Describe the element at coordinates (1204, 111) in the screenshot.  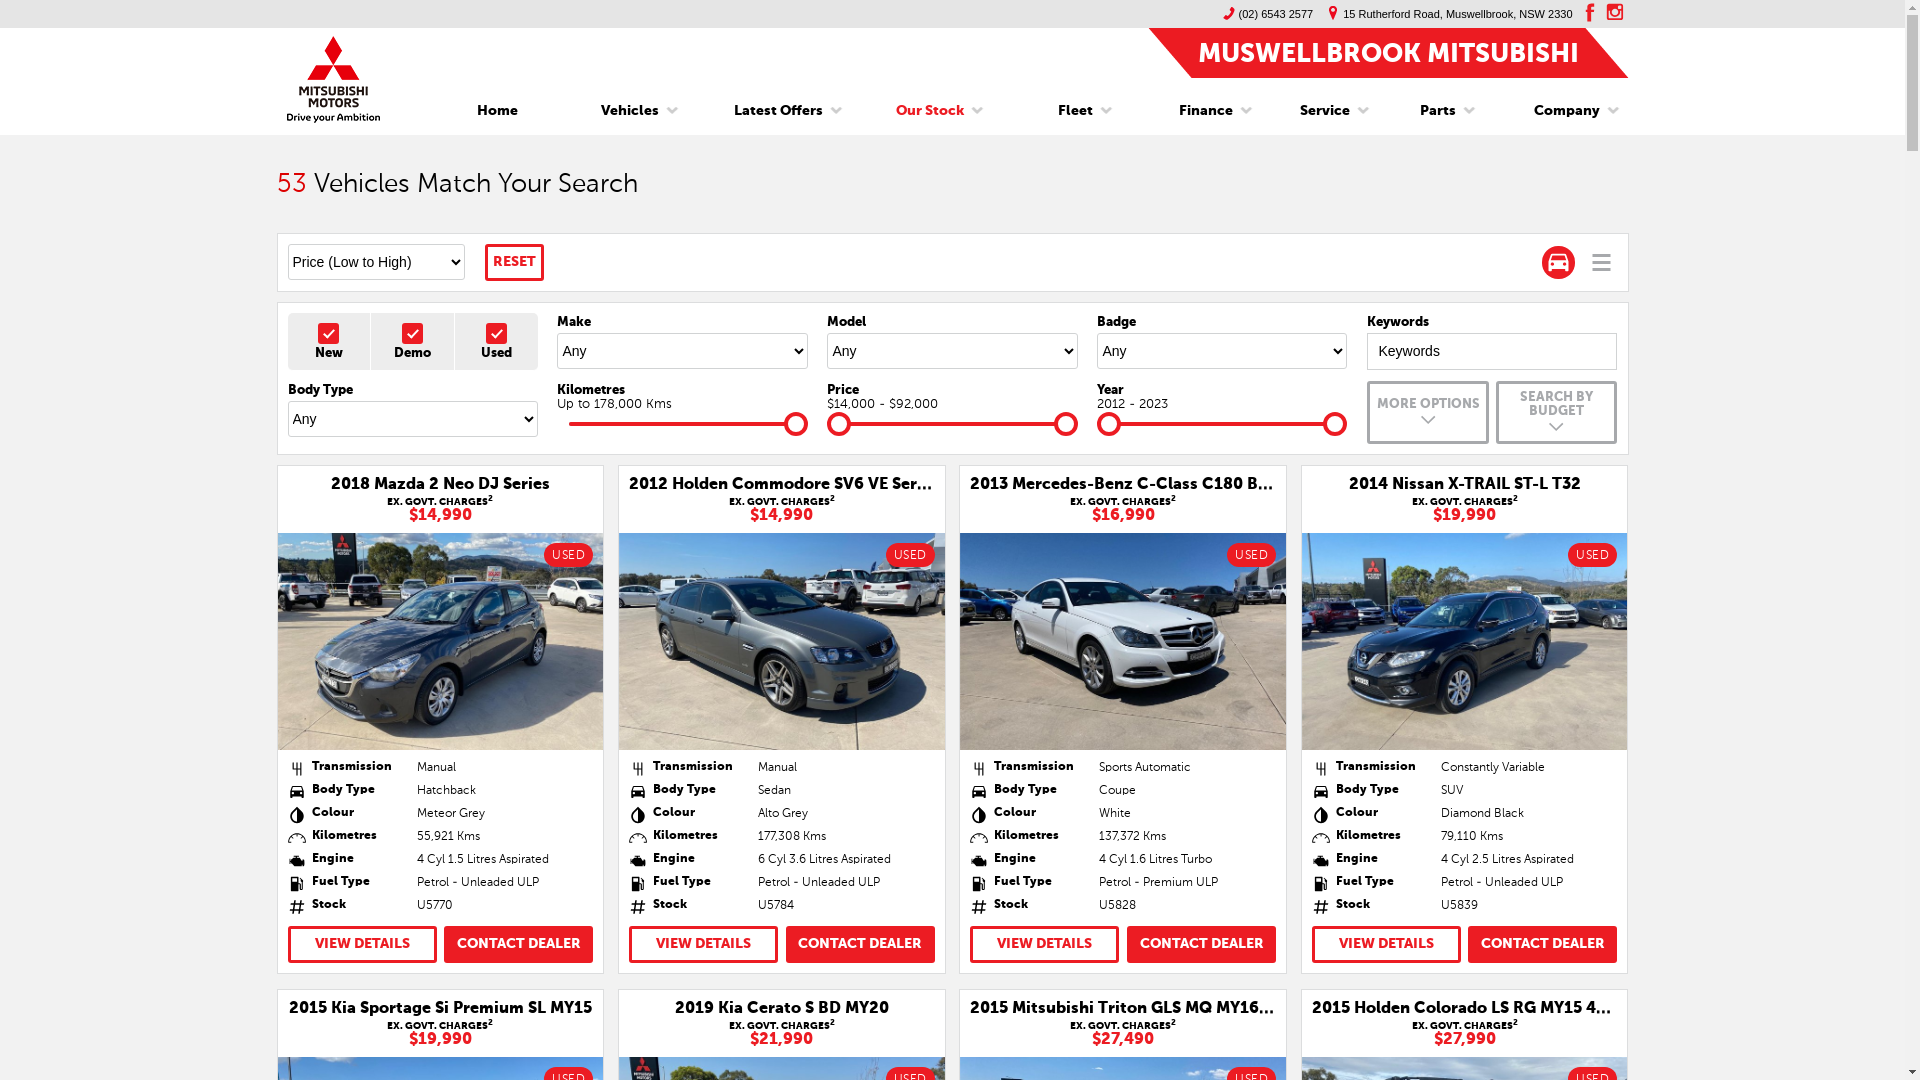
I see `'Finance'` at that location.